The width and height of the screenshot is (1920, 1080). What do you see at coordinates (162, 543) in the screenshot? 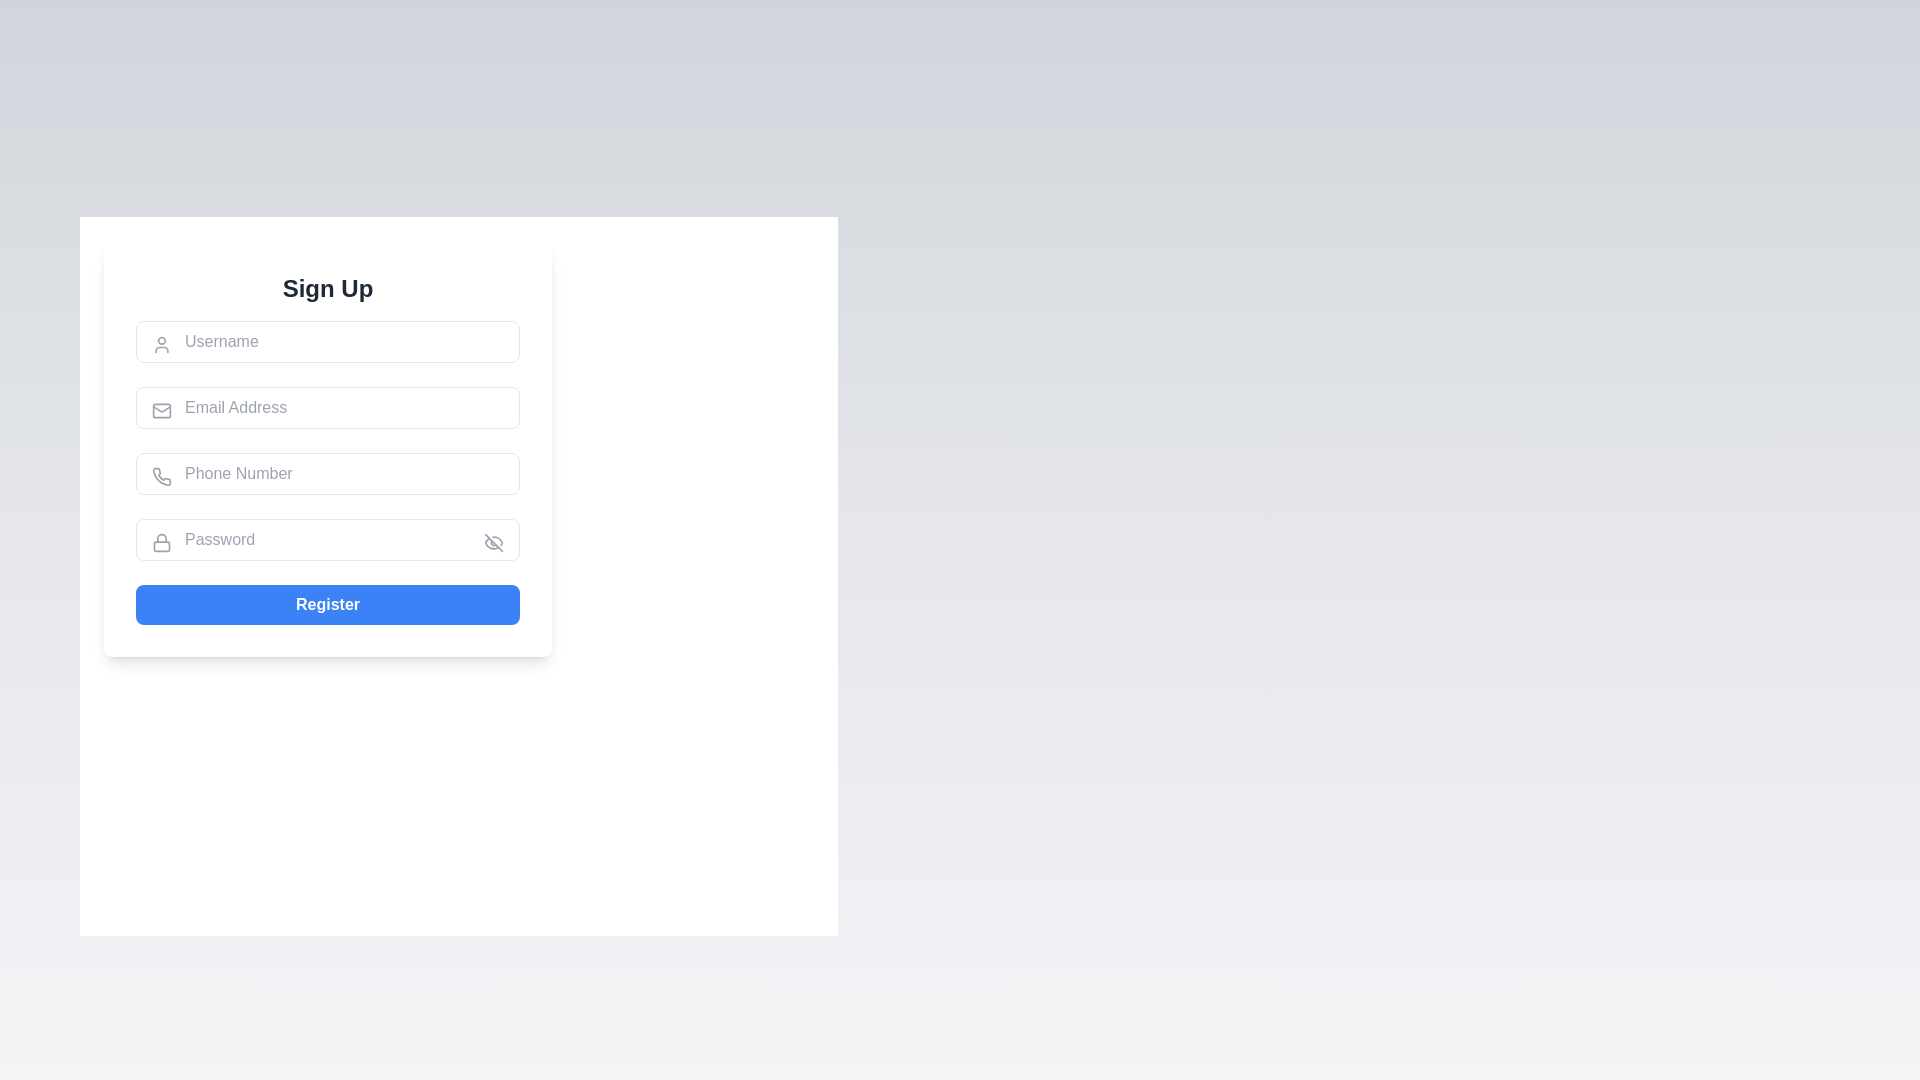
I see `the security icon located inside the 'Password' input field, which is positioned towards the left side of the text entry area, indicating that the password information will be protected` at bounding box center [162, 543].